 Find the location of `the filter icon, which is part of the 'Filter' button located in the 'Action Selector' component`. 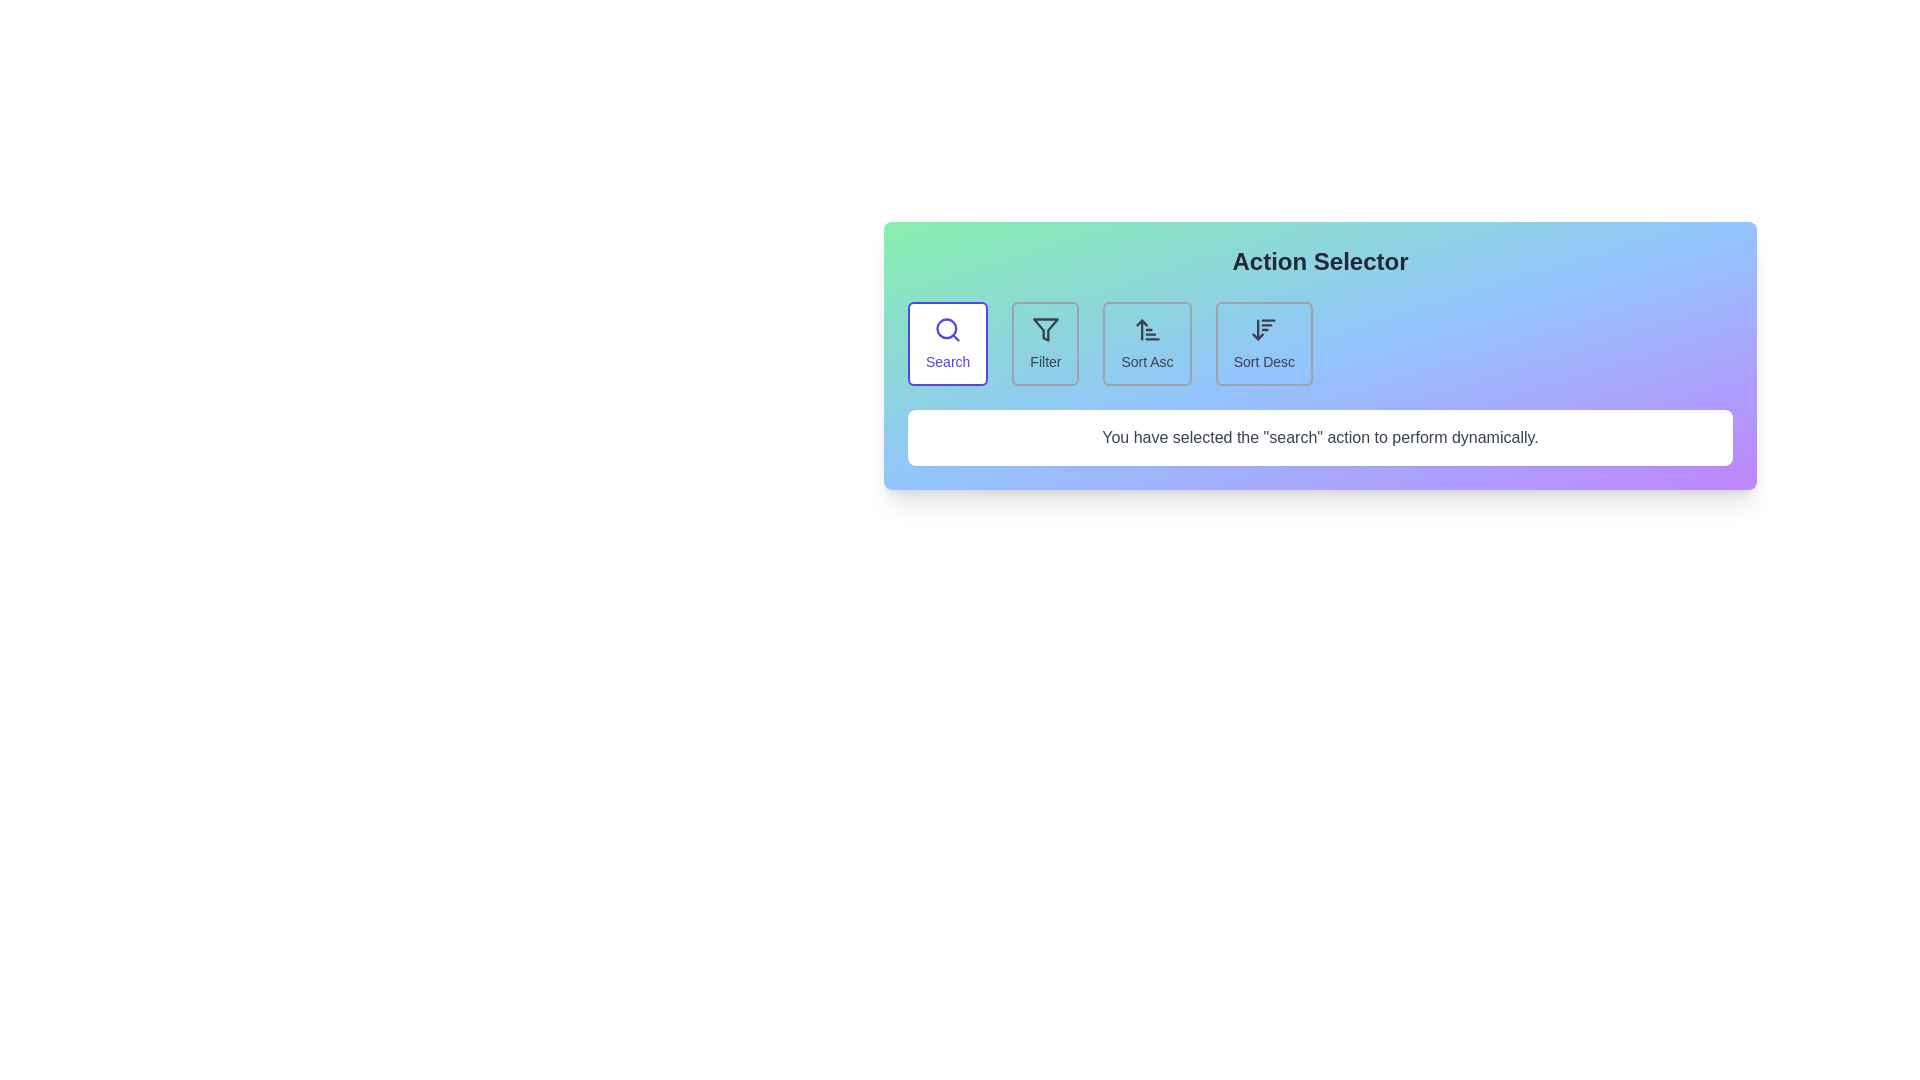

the filter icon, which is part of the 'Filter' button located in the 'Action Selector' component is located at coordinates (1045, 329).